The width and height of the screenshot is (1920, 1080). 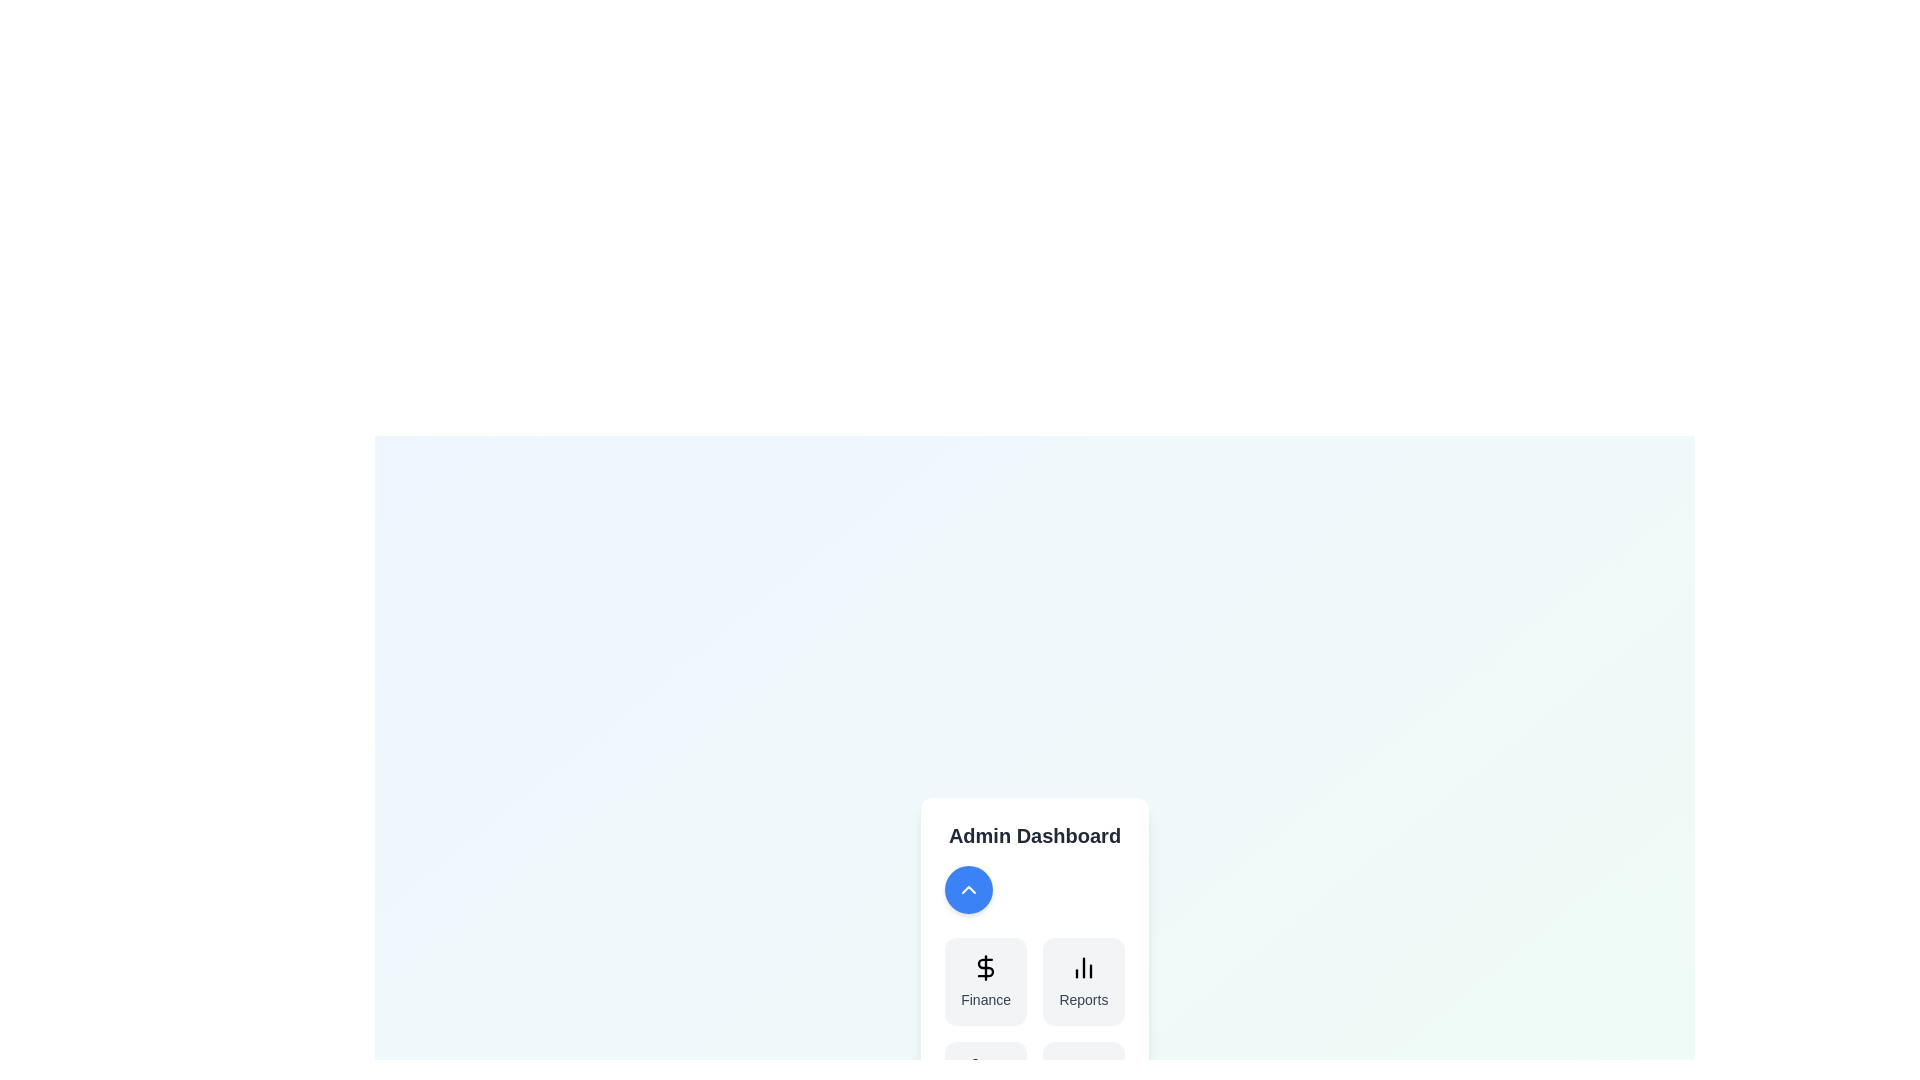 I want to click on the button corresponding to Reports, so click(x=1082, y=981).